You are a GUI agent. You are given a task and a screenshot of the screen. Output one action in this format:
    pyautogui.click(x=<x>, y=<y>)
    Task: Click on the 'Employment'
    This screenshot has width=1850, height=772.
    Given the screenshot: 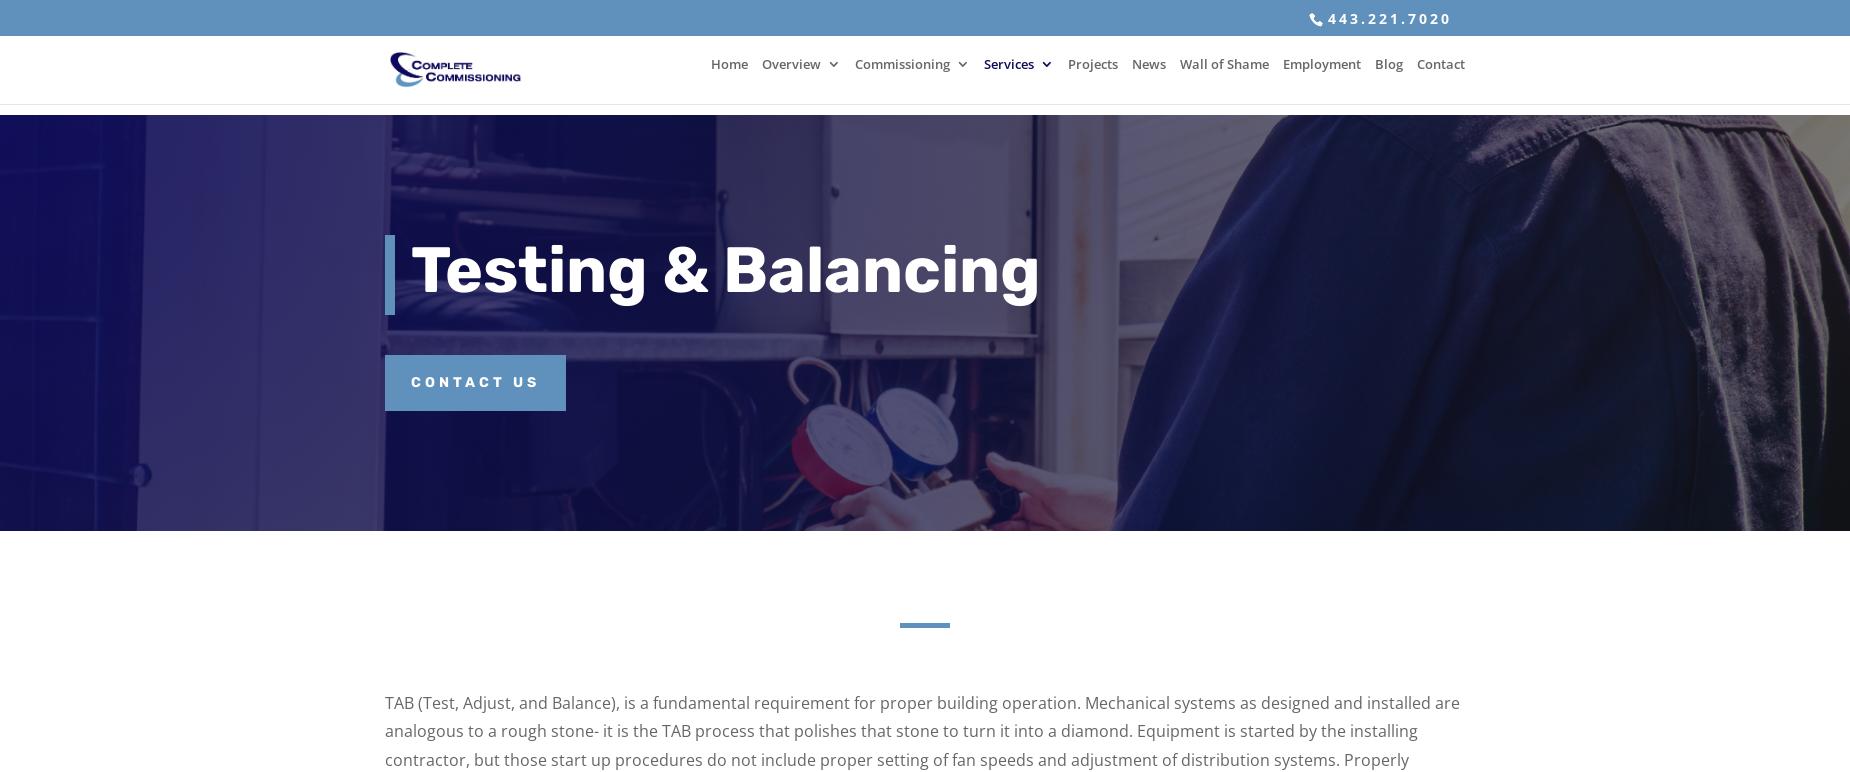 What is the action you would take?
    pyautogui.click(x=1321, y=75)
    